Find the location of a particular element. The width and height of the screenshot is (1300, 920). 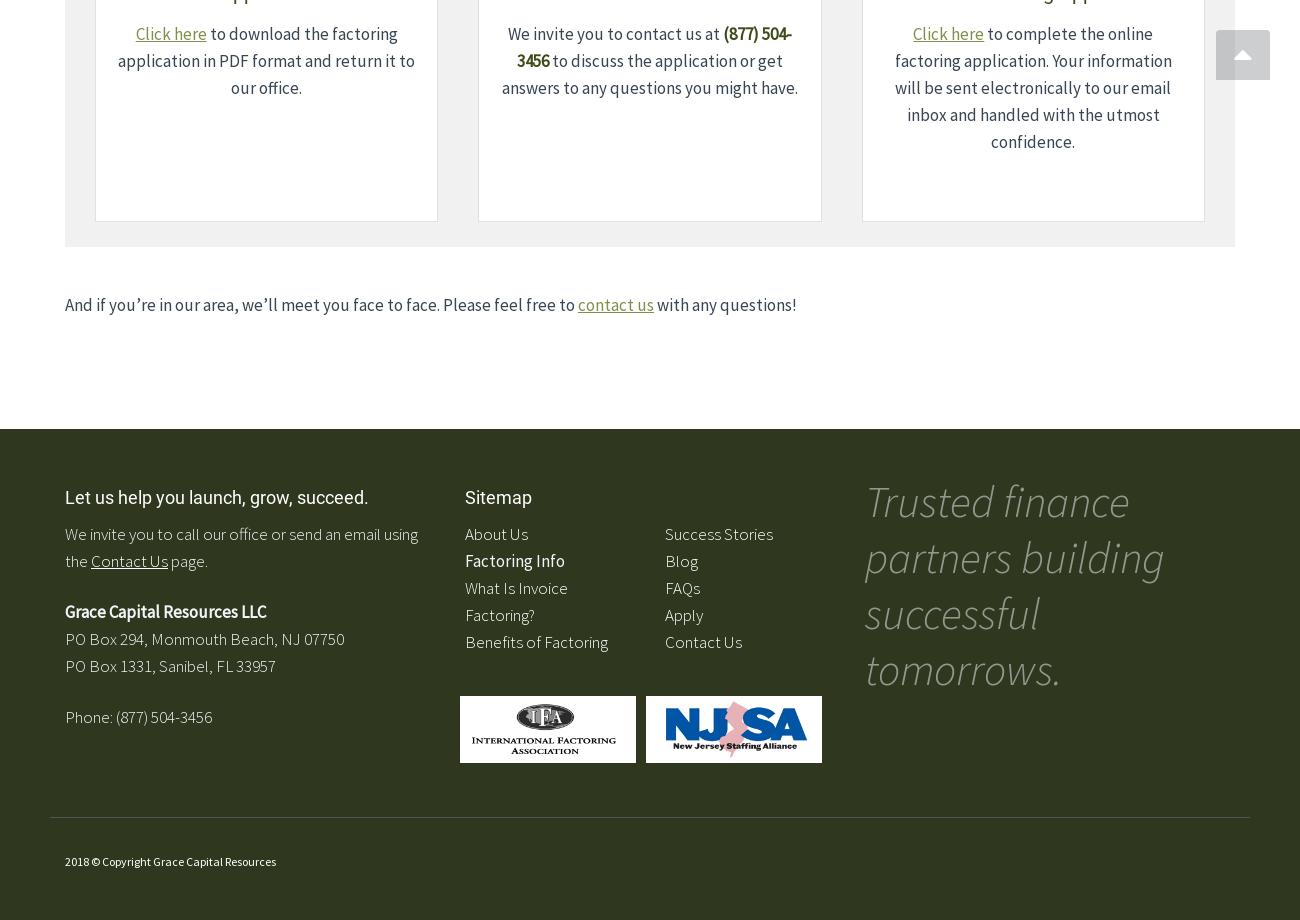

'We invite you to contact us at' is located at coordinates (507, 34).